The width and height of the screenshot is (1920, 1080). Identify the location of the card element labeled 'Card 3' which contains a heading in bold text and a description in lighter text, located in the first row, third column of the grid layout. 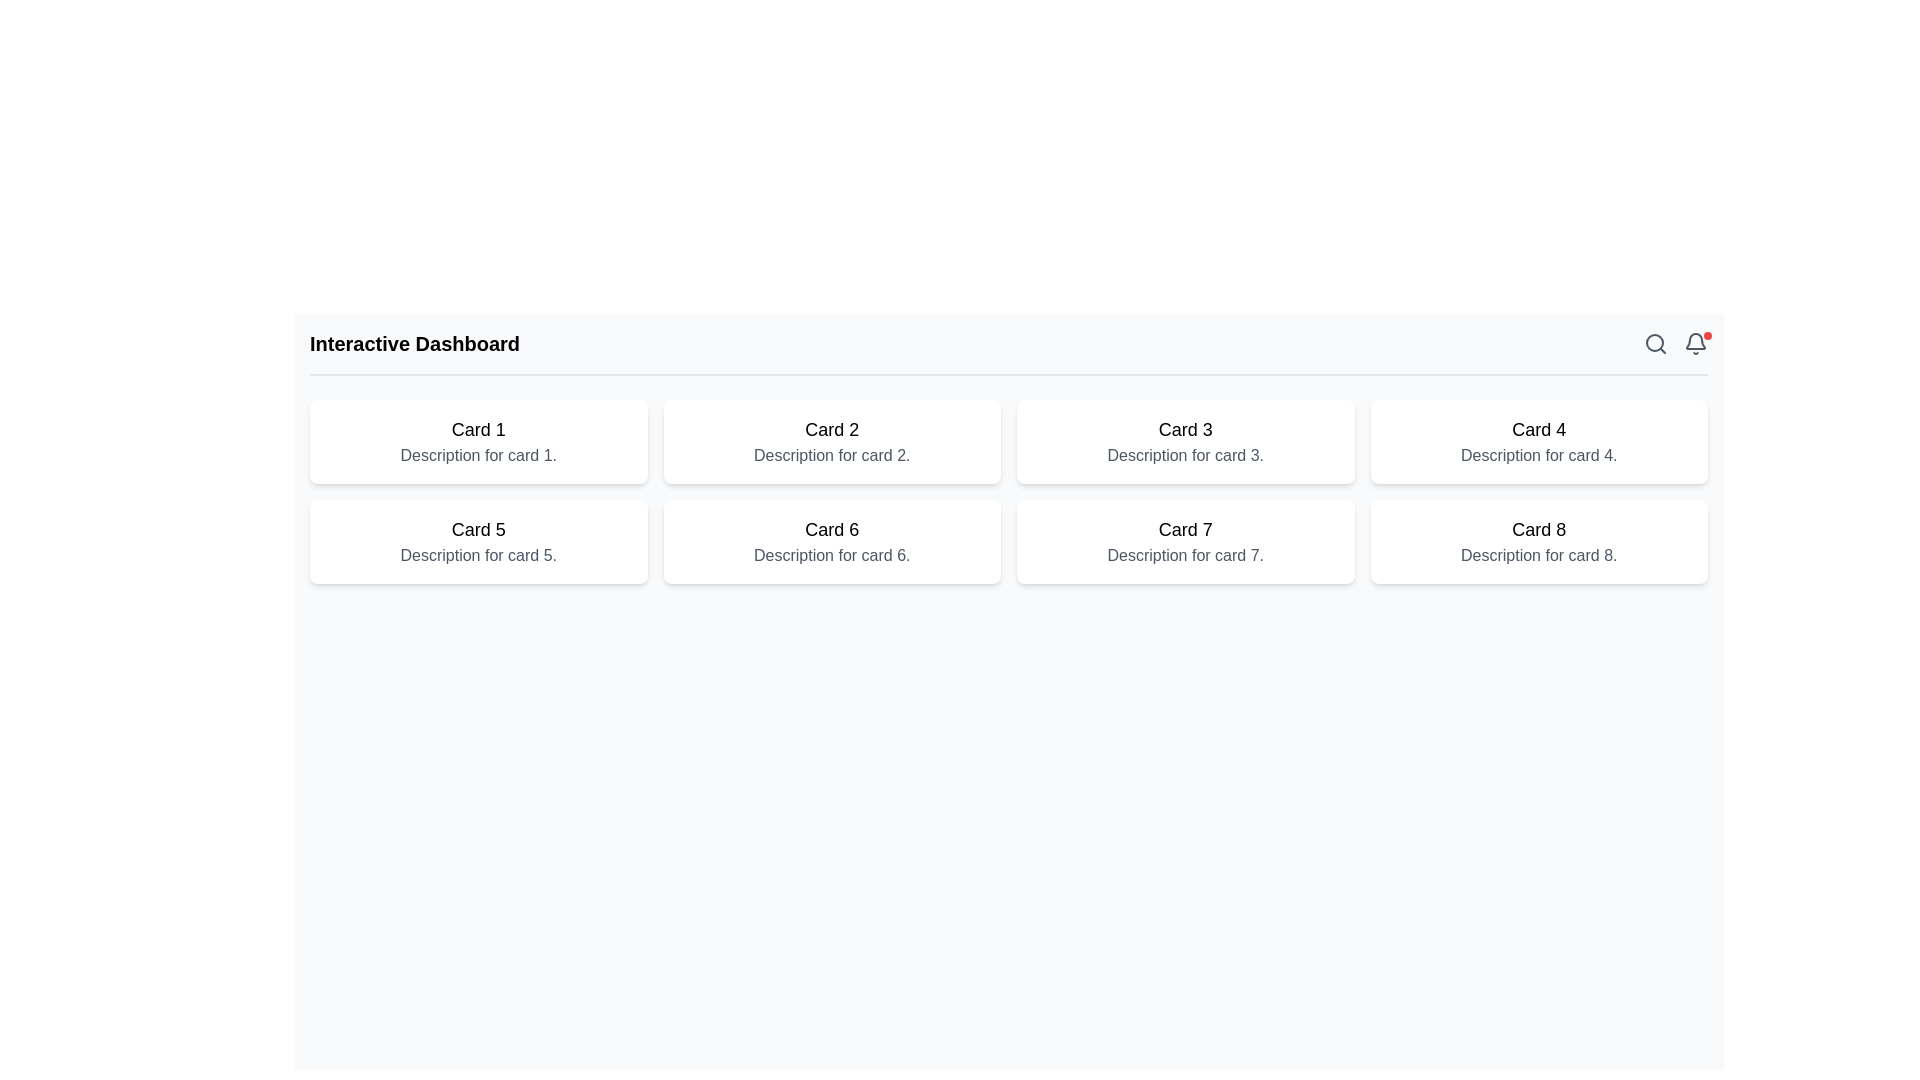
(1185, 441).